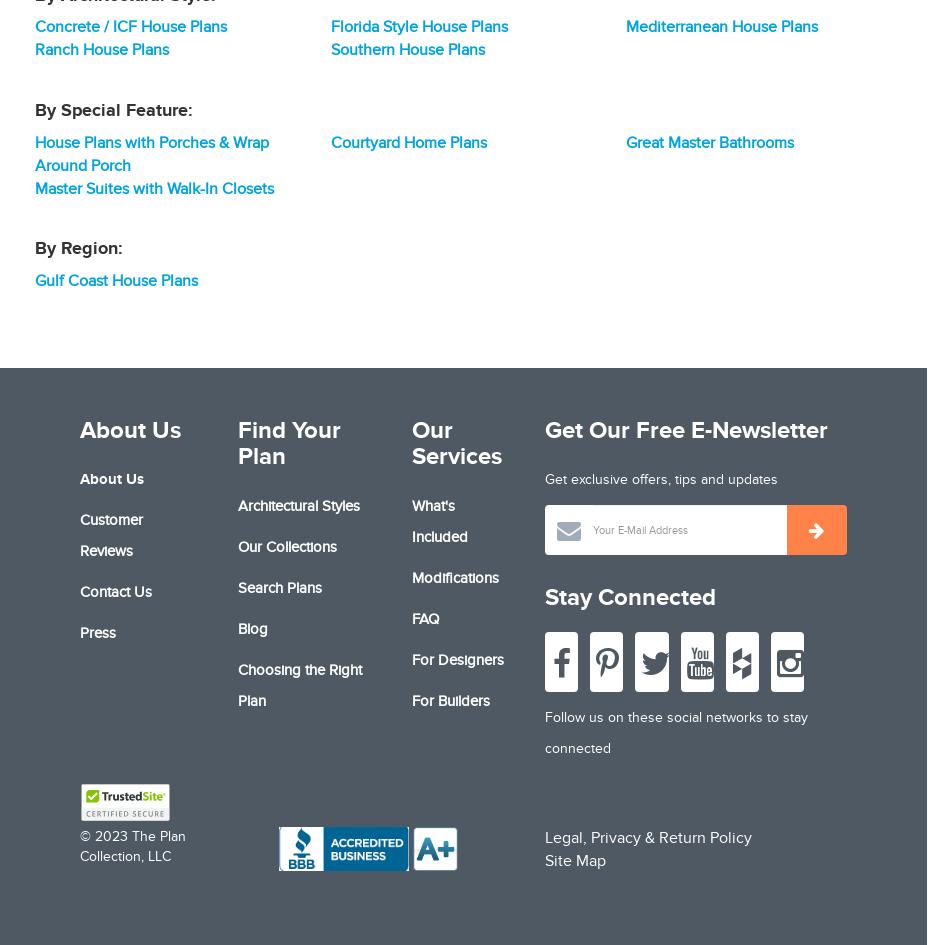 The width and height of the screenshot is (942, 945). I want to click on 'What's Included', so click(439, 519).